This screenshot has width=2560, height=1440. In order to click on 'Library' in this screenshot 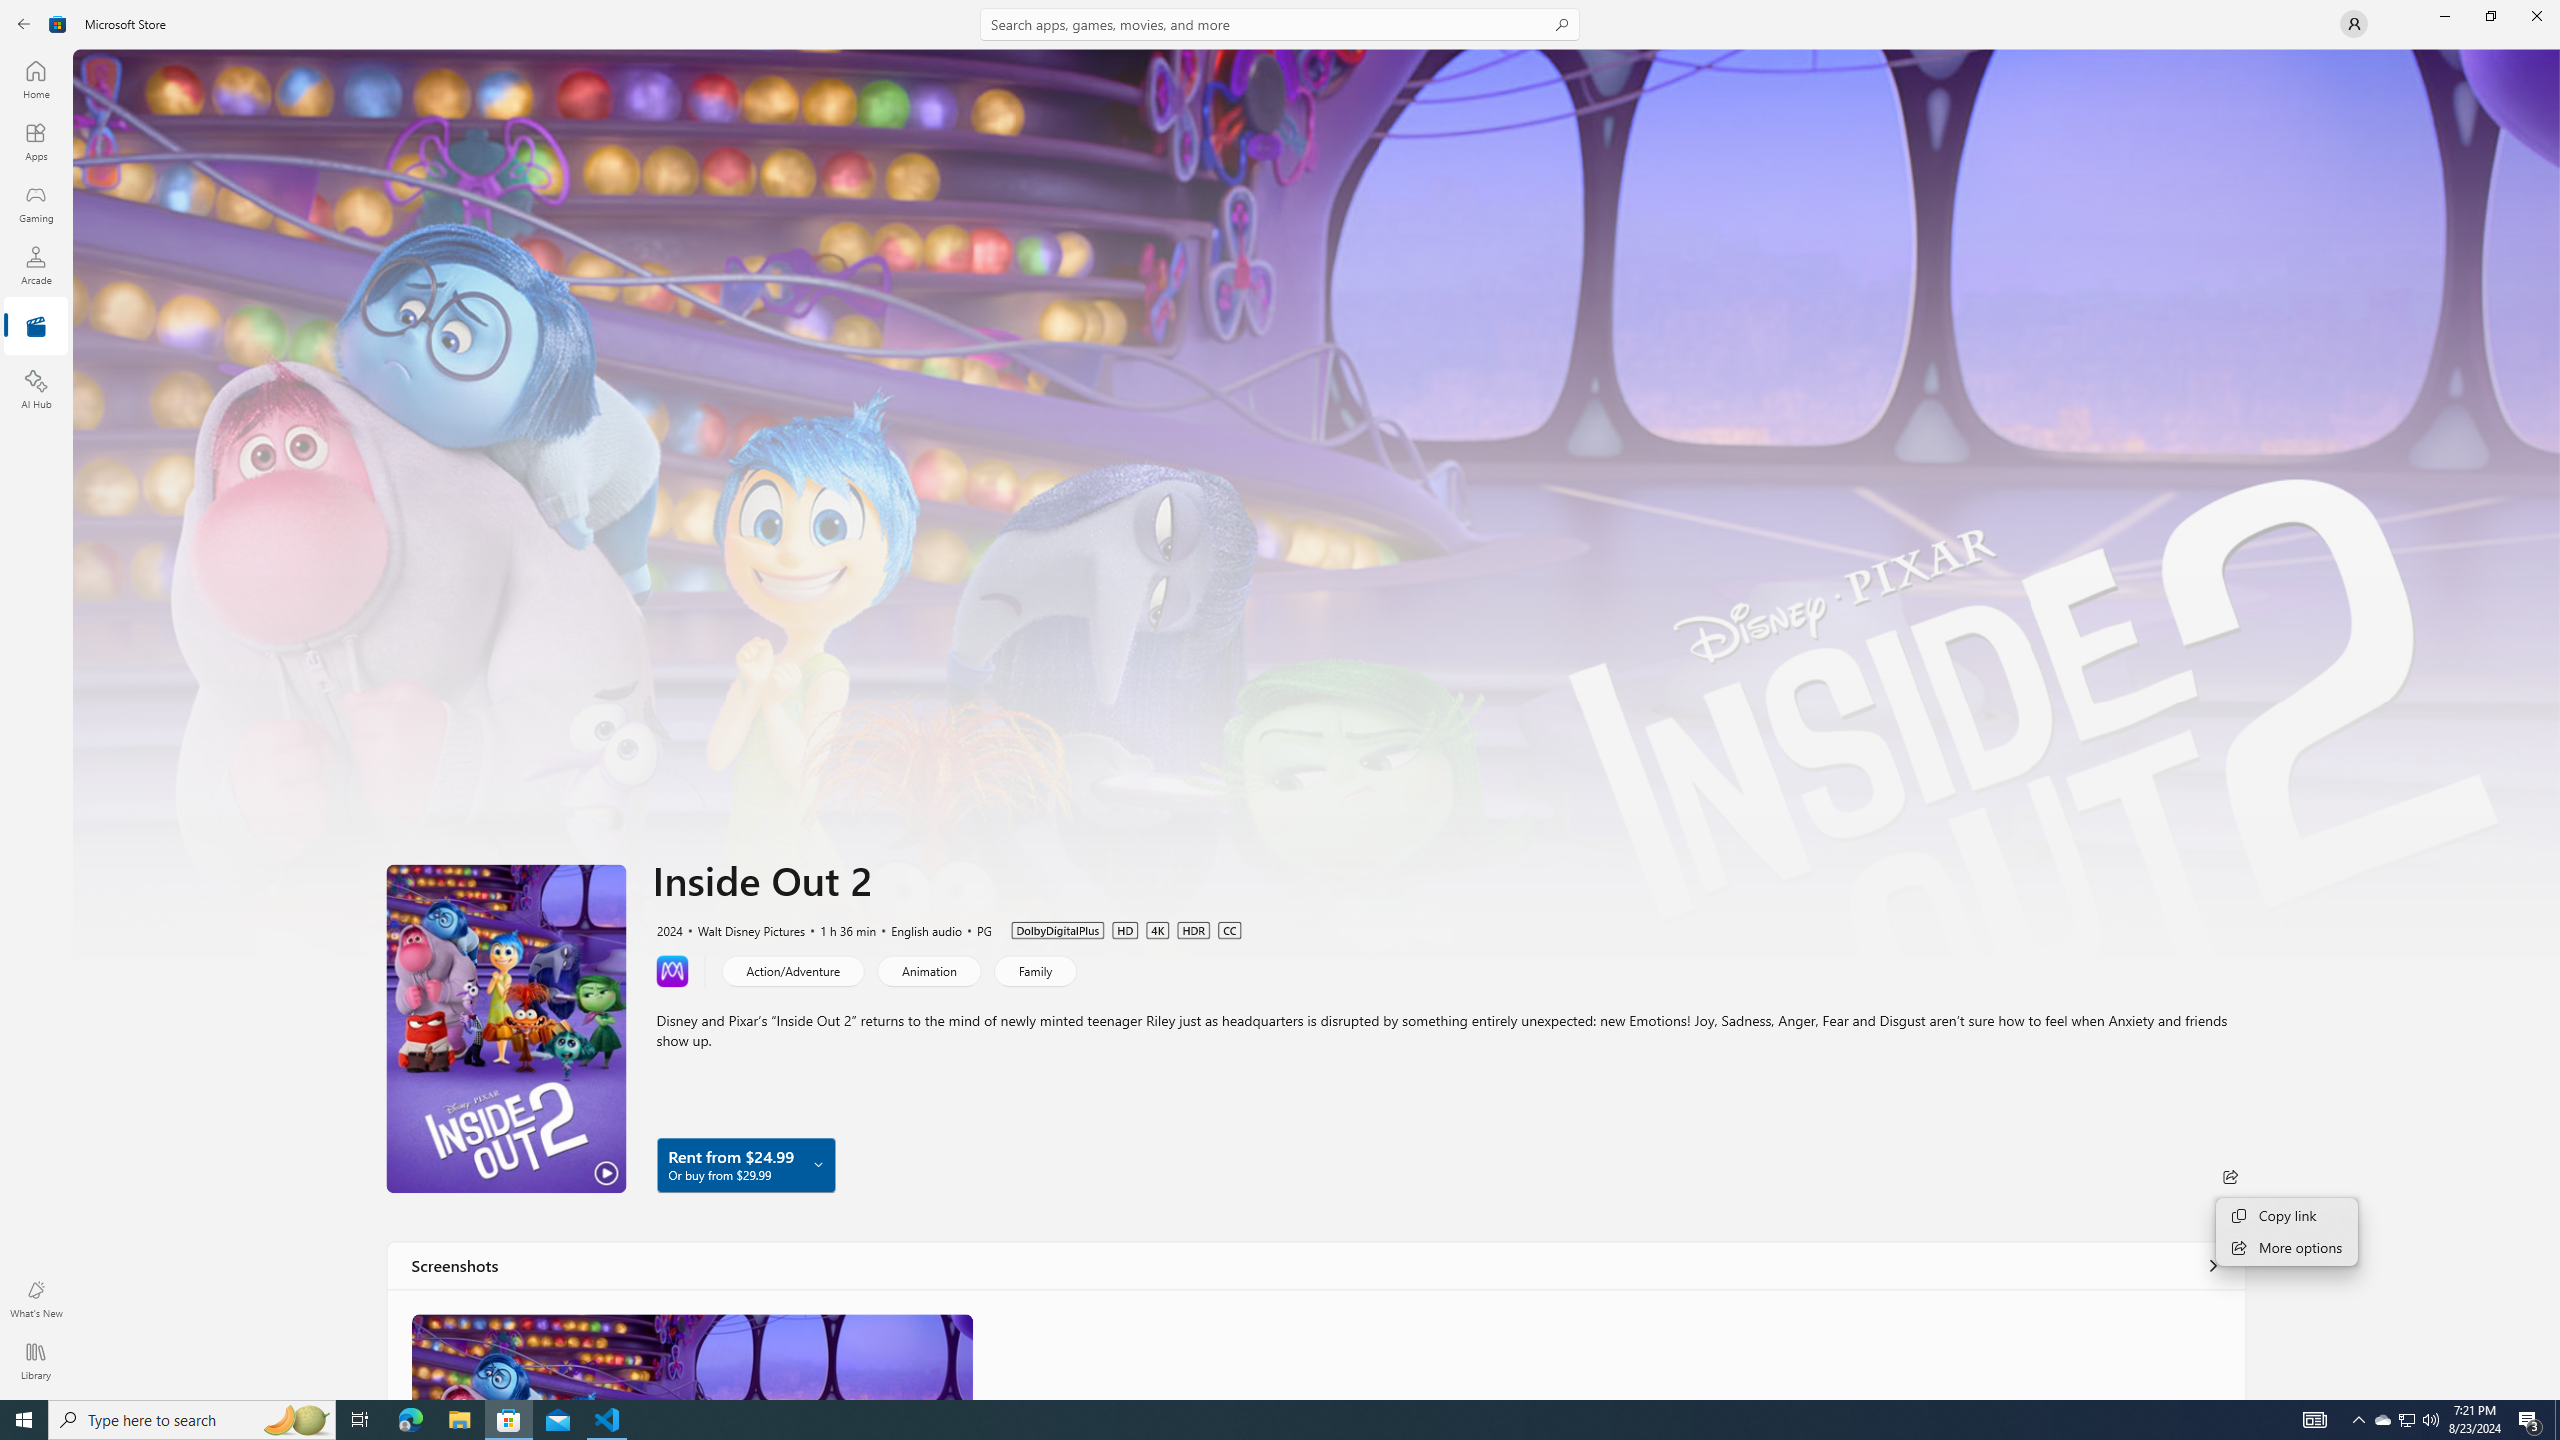, I will do `click(34, 1360)`.